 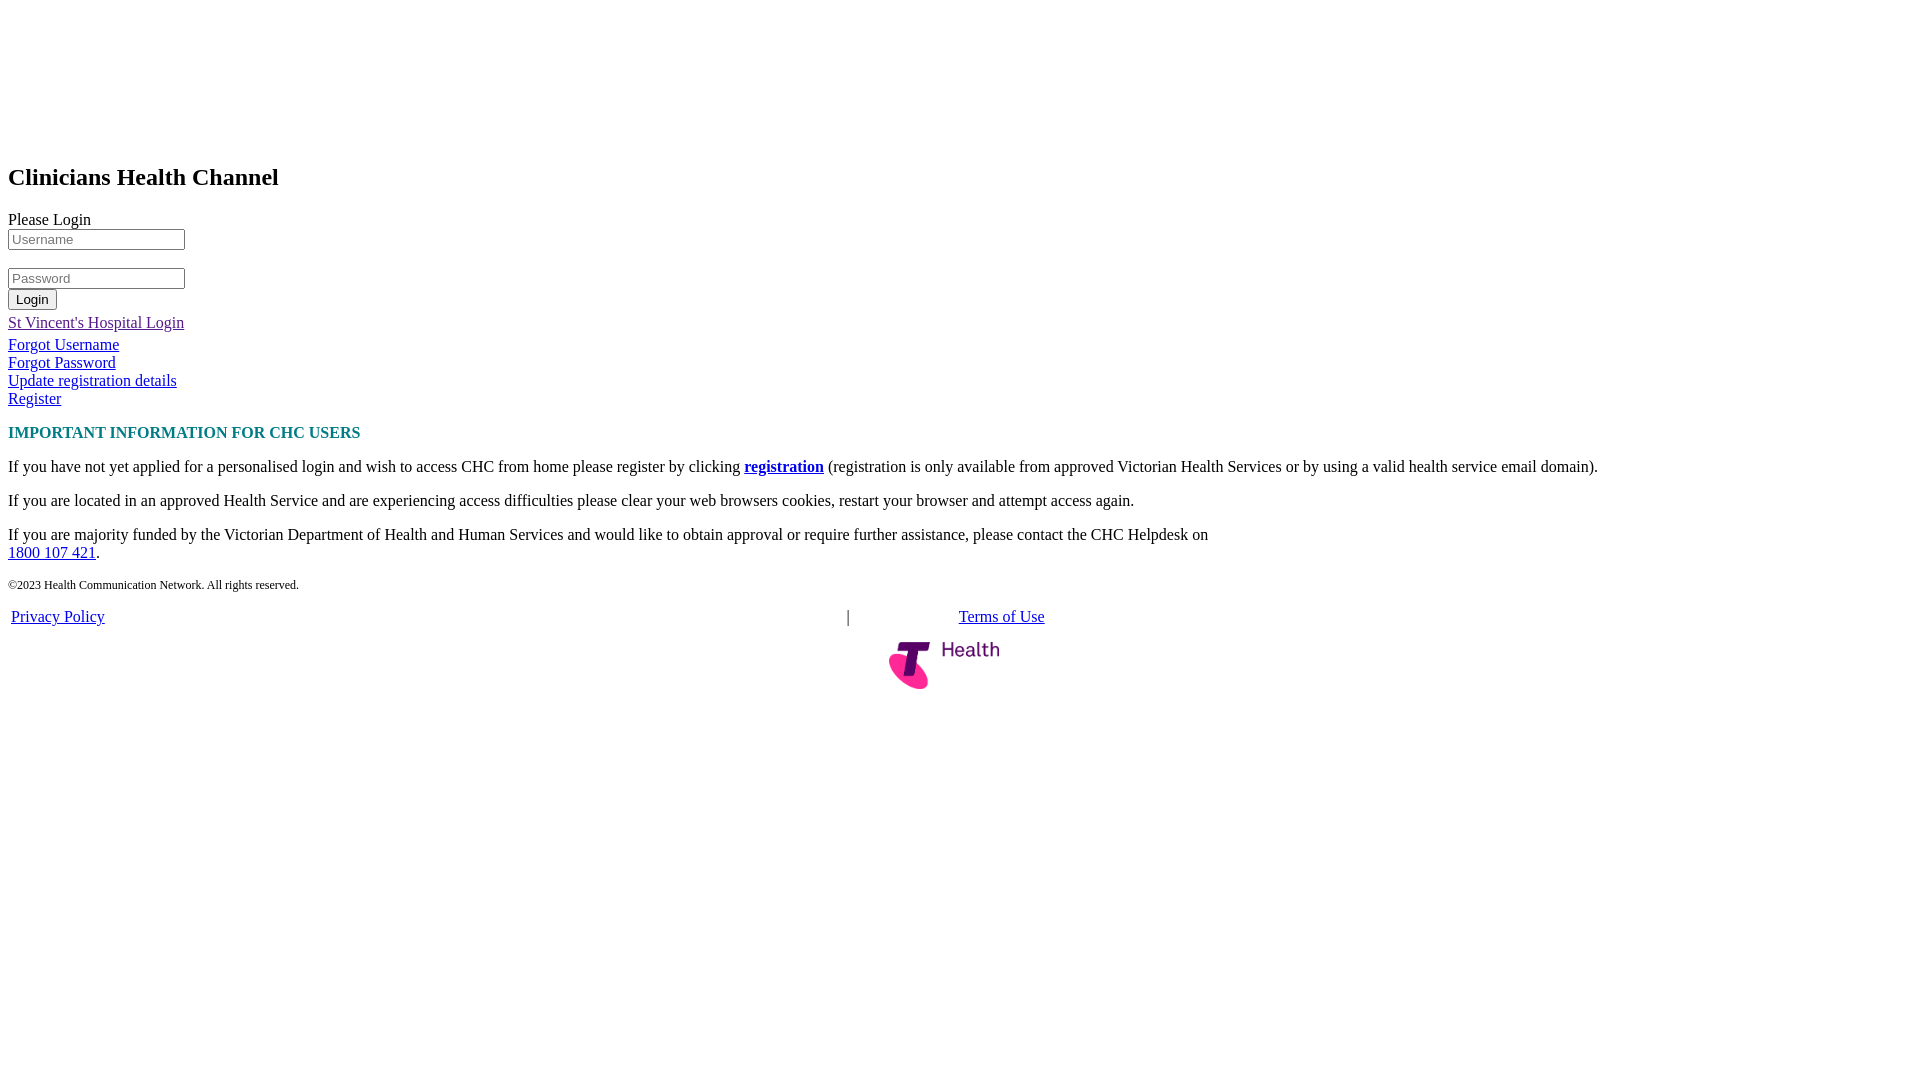 I want to click on 'Privacy Policy', so click(x=57, y=615).